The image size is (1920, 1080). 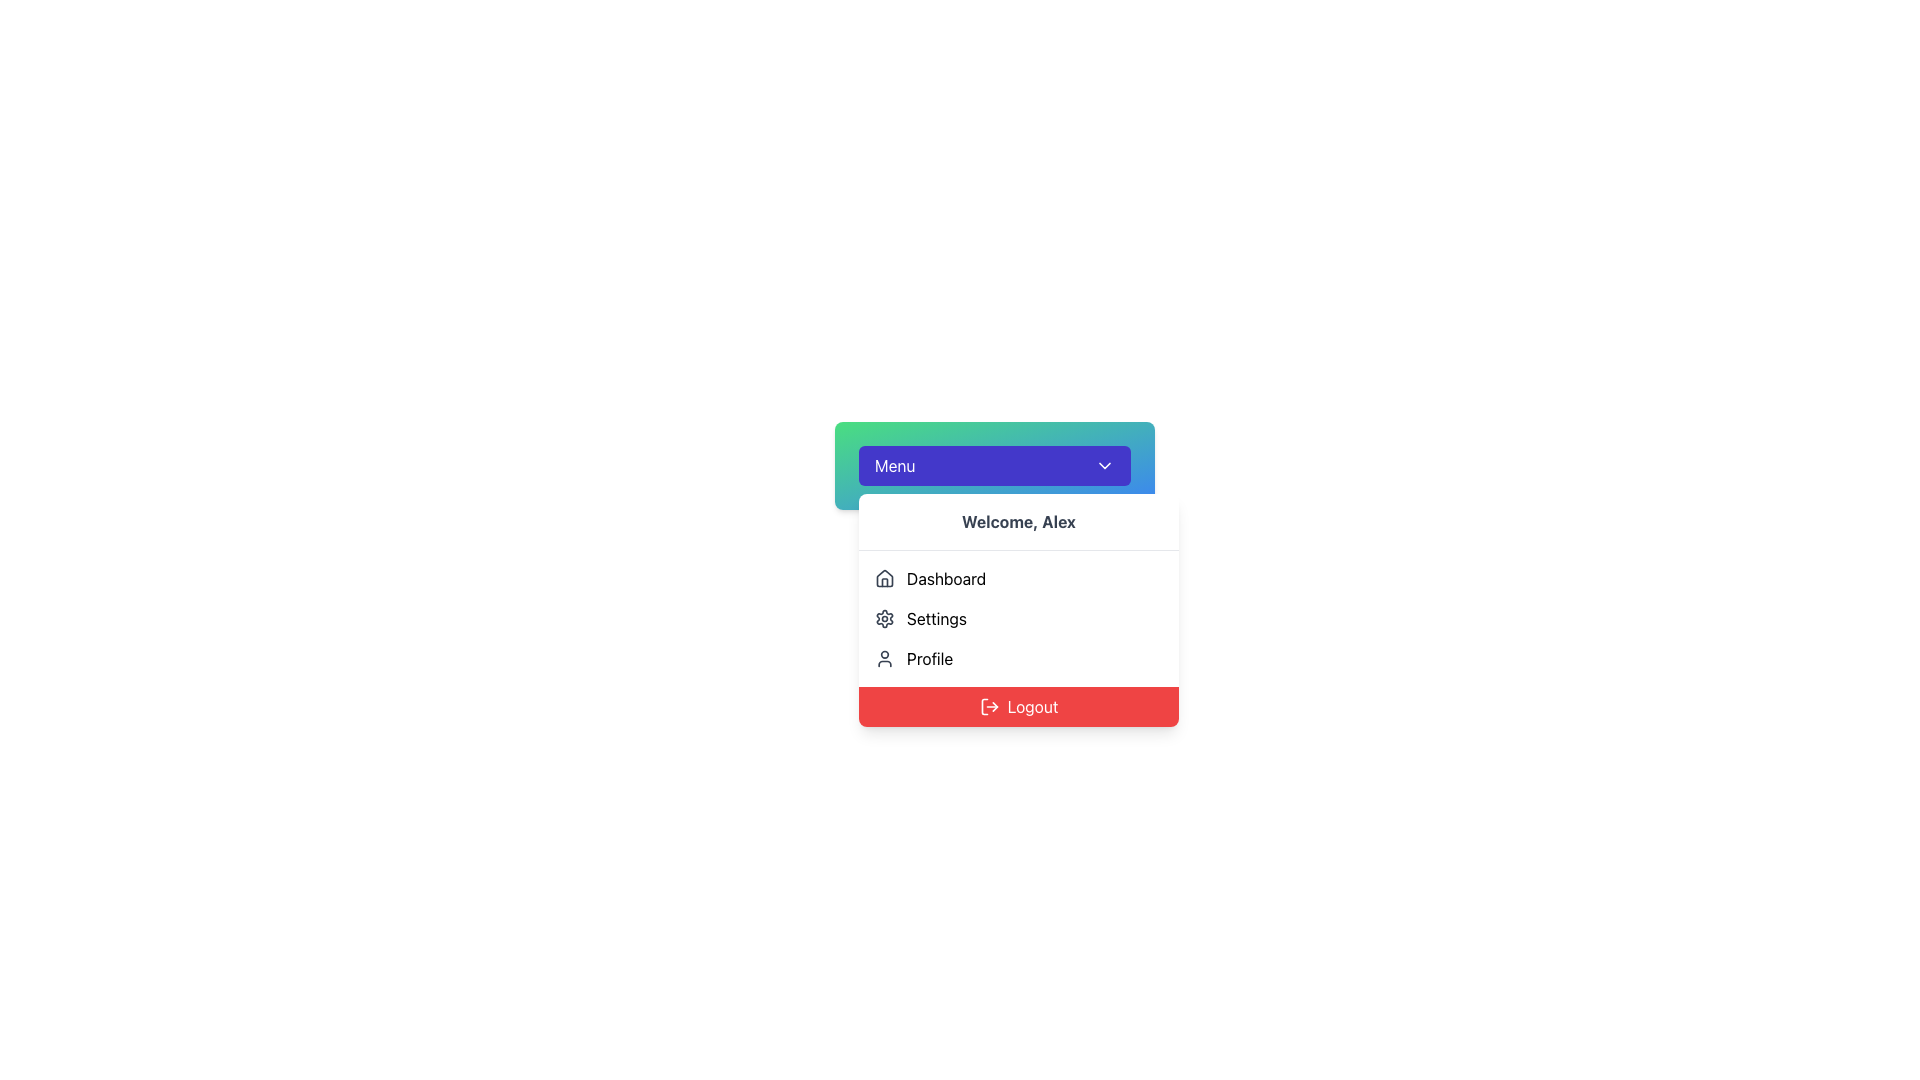 I want to click on the 'Settings' text label in the dropdown menu, so click(x=935, y=617).